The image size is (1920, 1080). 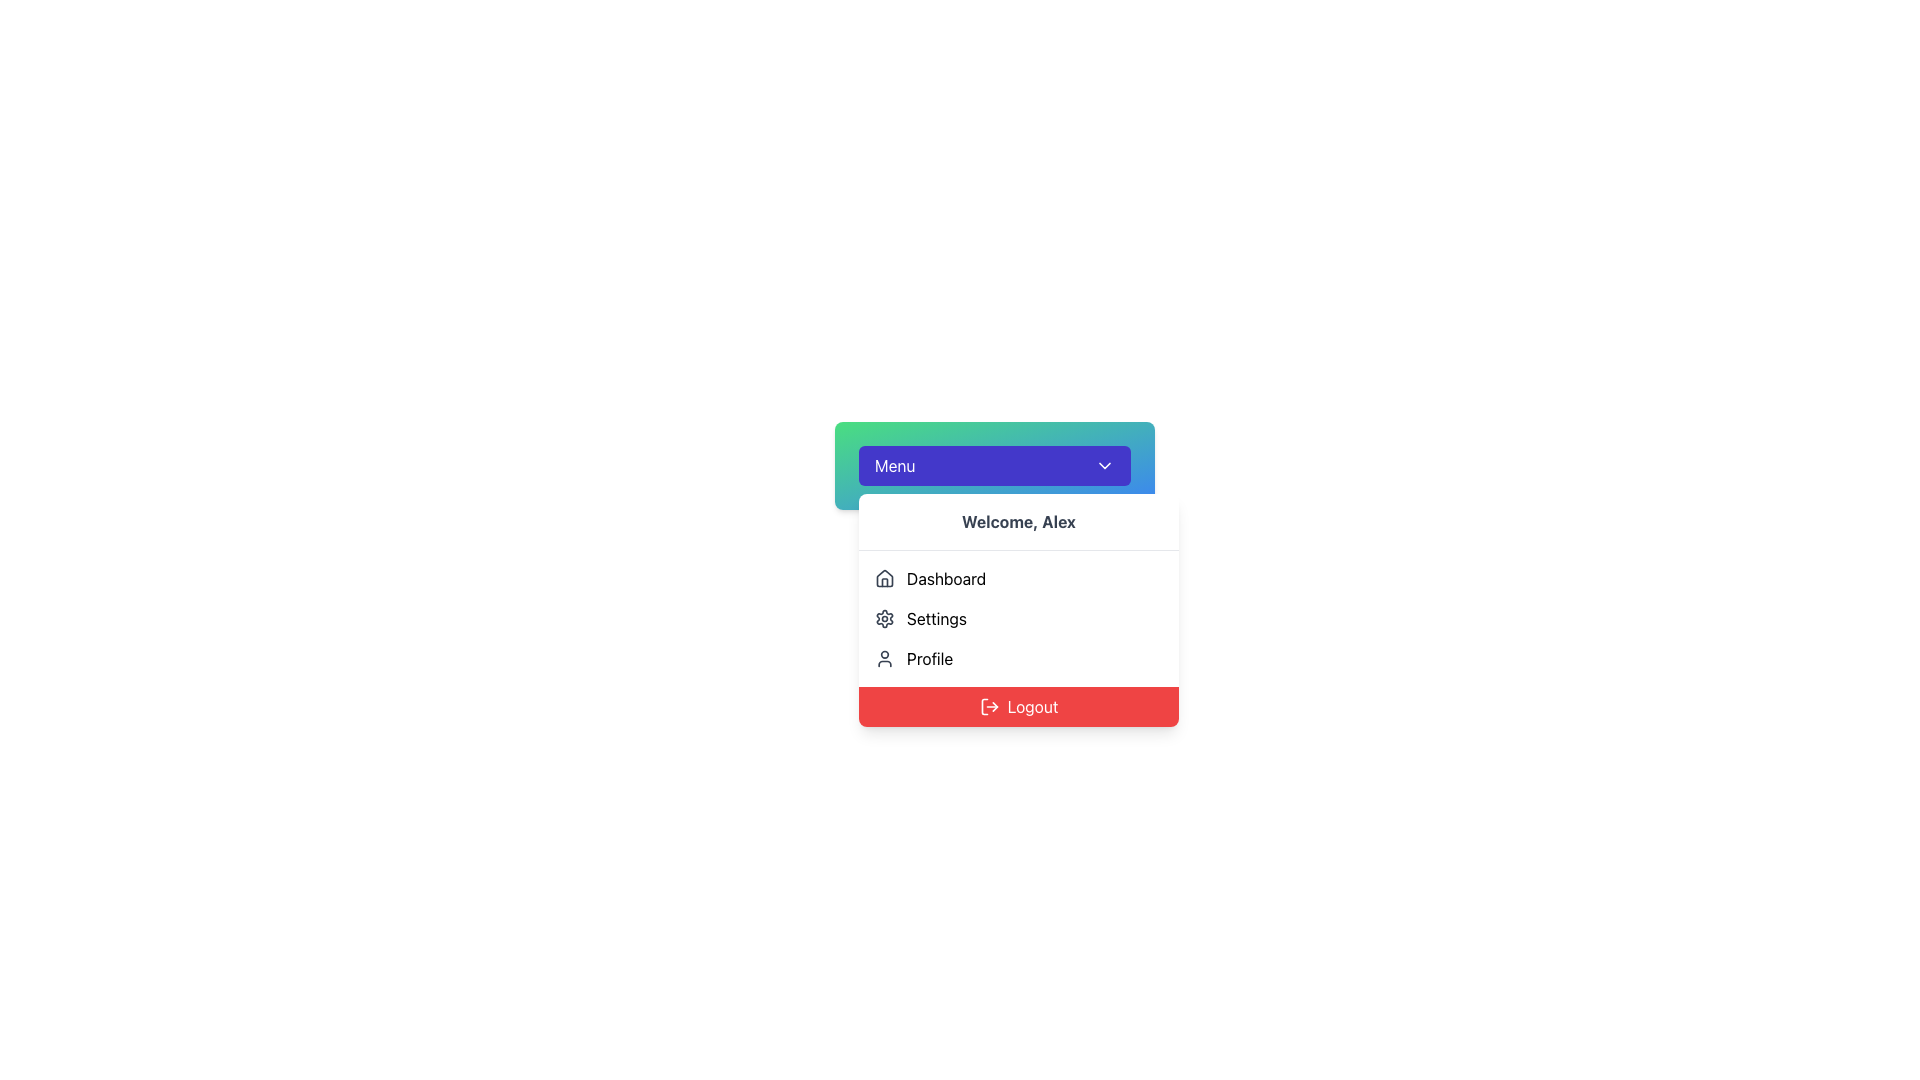 I want to click on the 'Settings' text label in the dropdown menu, so click(x=935, y=617).